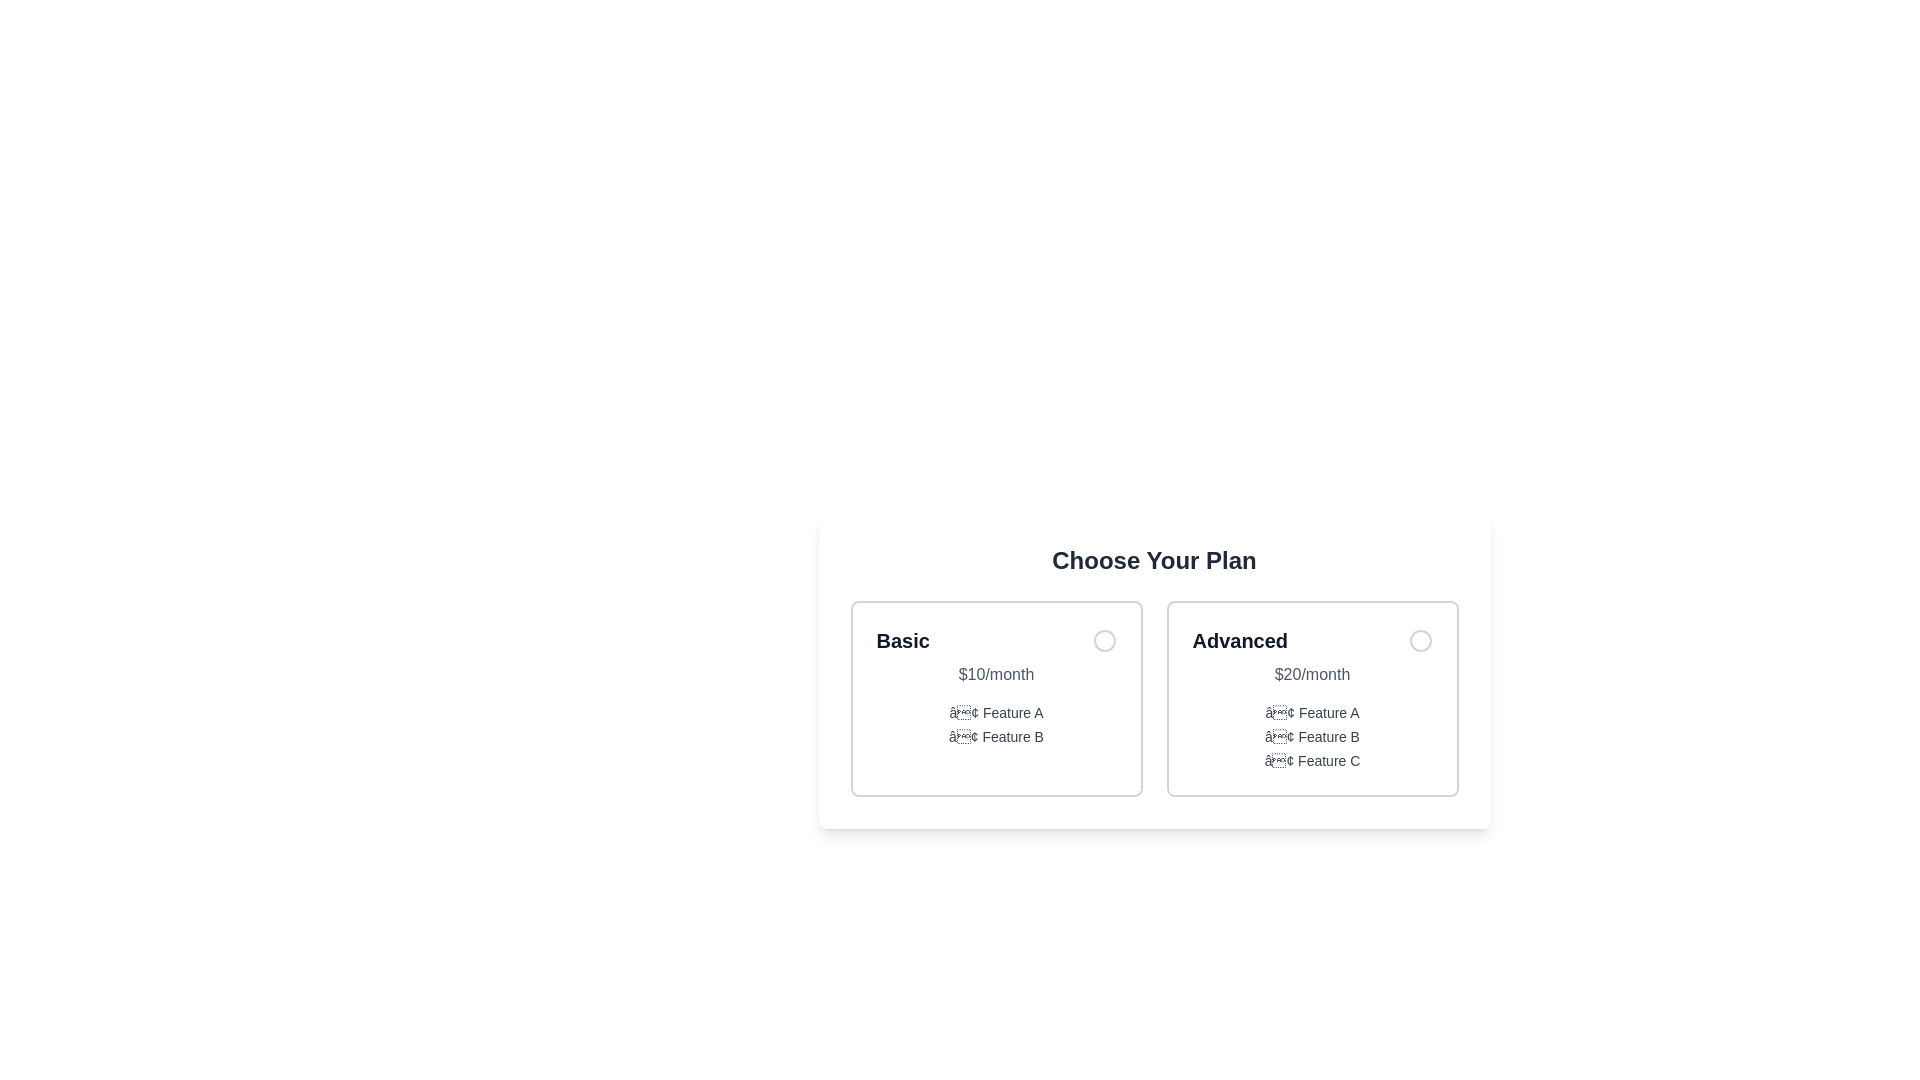 This screenshot has width=1920, height=1080. Describe the element at coordinates (1419, 640) in the screenshot. I see `the radio button located at the upper-right corner of the 'Advanced' plan card` at that location.